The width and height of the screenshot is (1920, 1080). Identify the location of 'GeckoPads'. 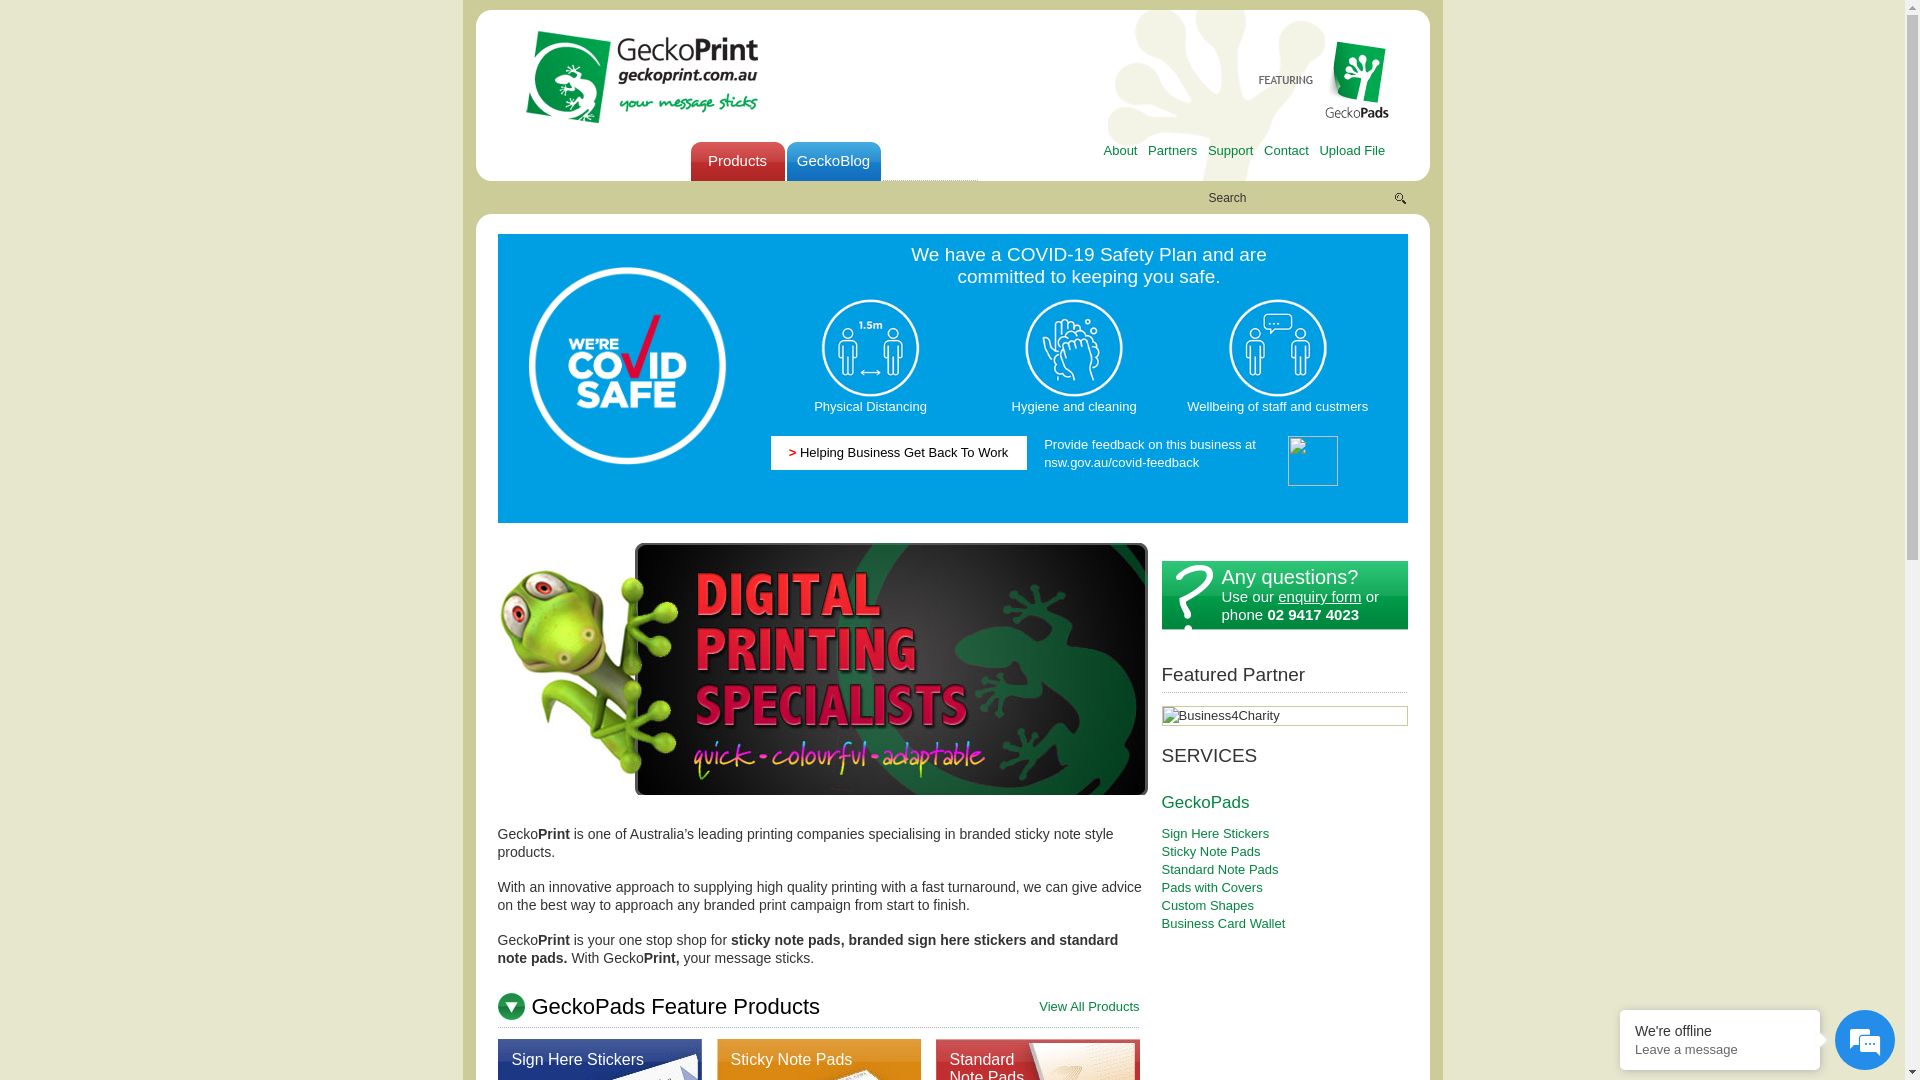
(1204, 800).